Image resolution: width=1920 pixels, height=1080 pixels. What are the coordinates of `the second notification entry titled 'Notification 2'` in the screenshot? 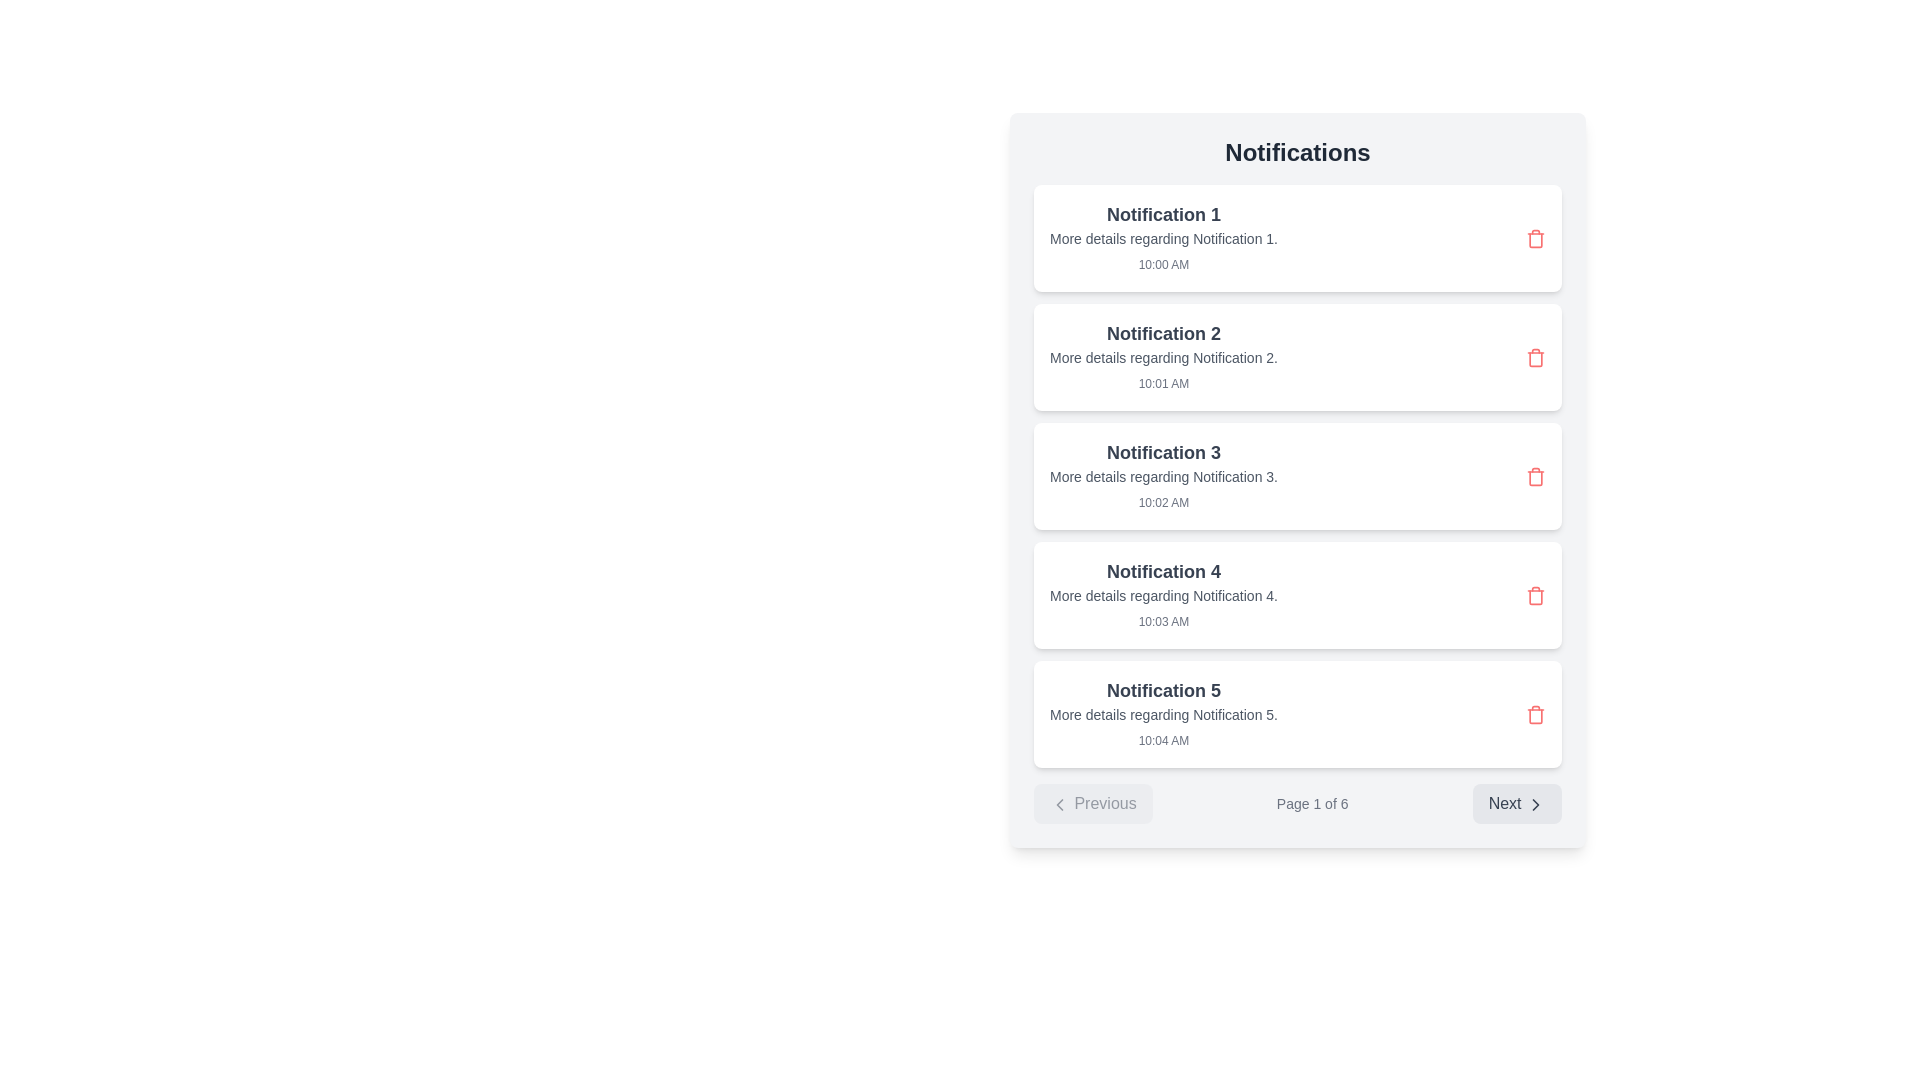 It's located at (1164, 356).